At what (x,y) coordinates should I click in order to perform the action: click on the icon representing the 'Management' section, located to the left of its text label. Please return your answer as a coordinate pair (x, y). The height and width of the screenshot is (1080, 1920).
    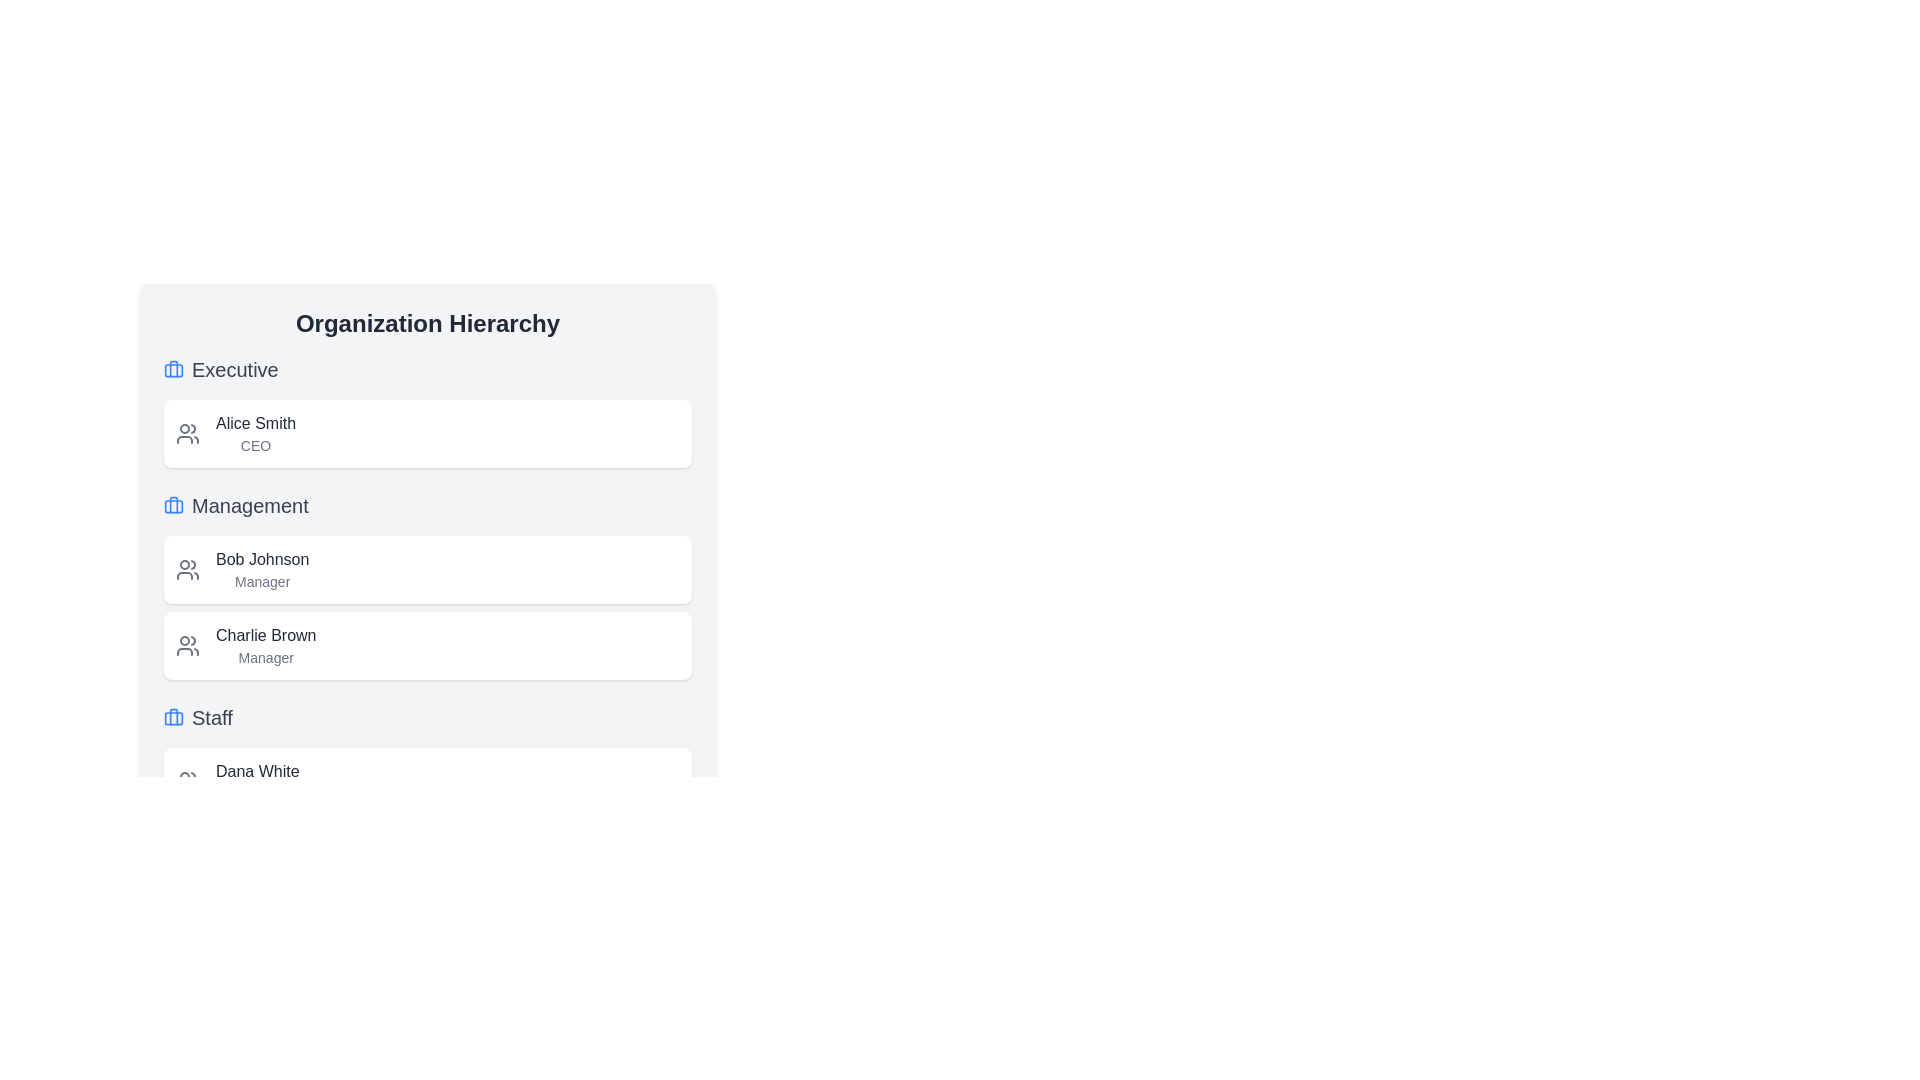
    Looking at the image, I should click on (173, 504).